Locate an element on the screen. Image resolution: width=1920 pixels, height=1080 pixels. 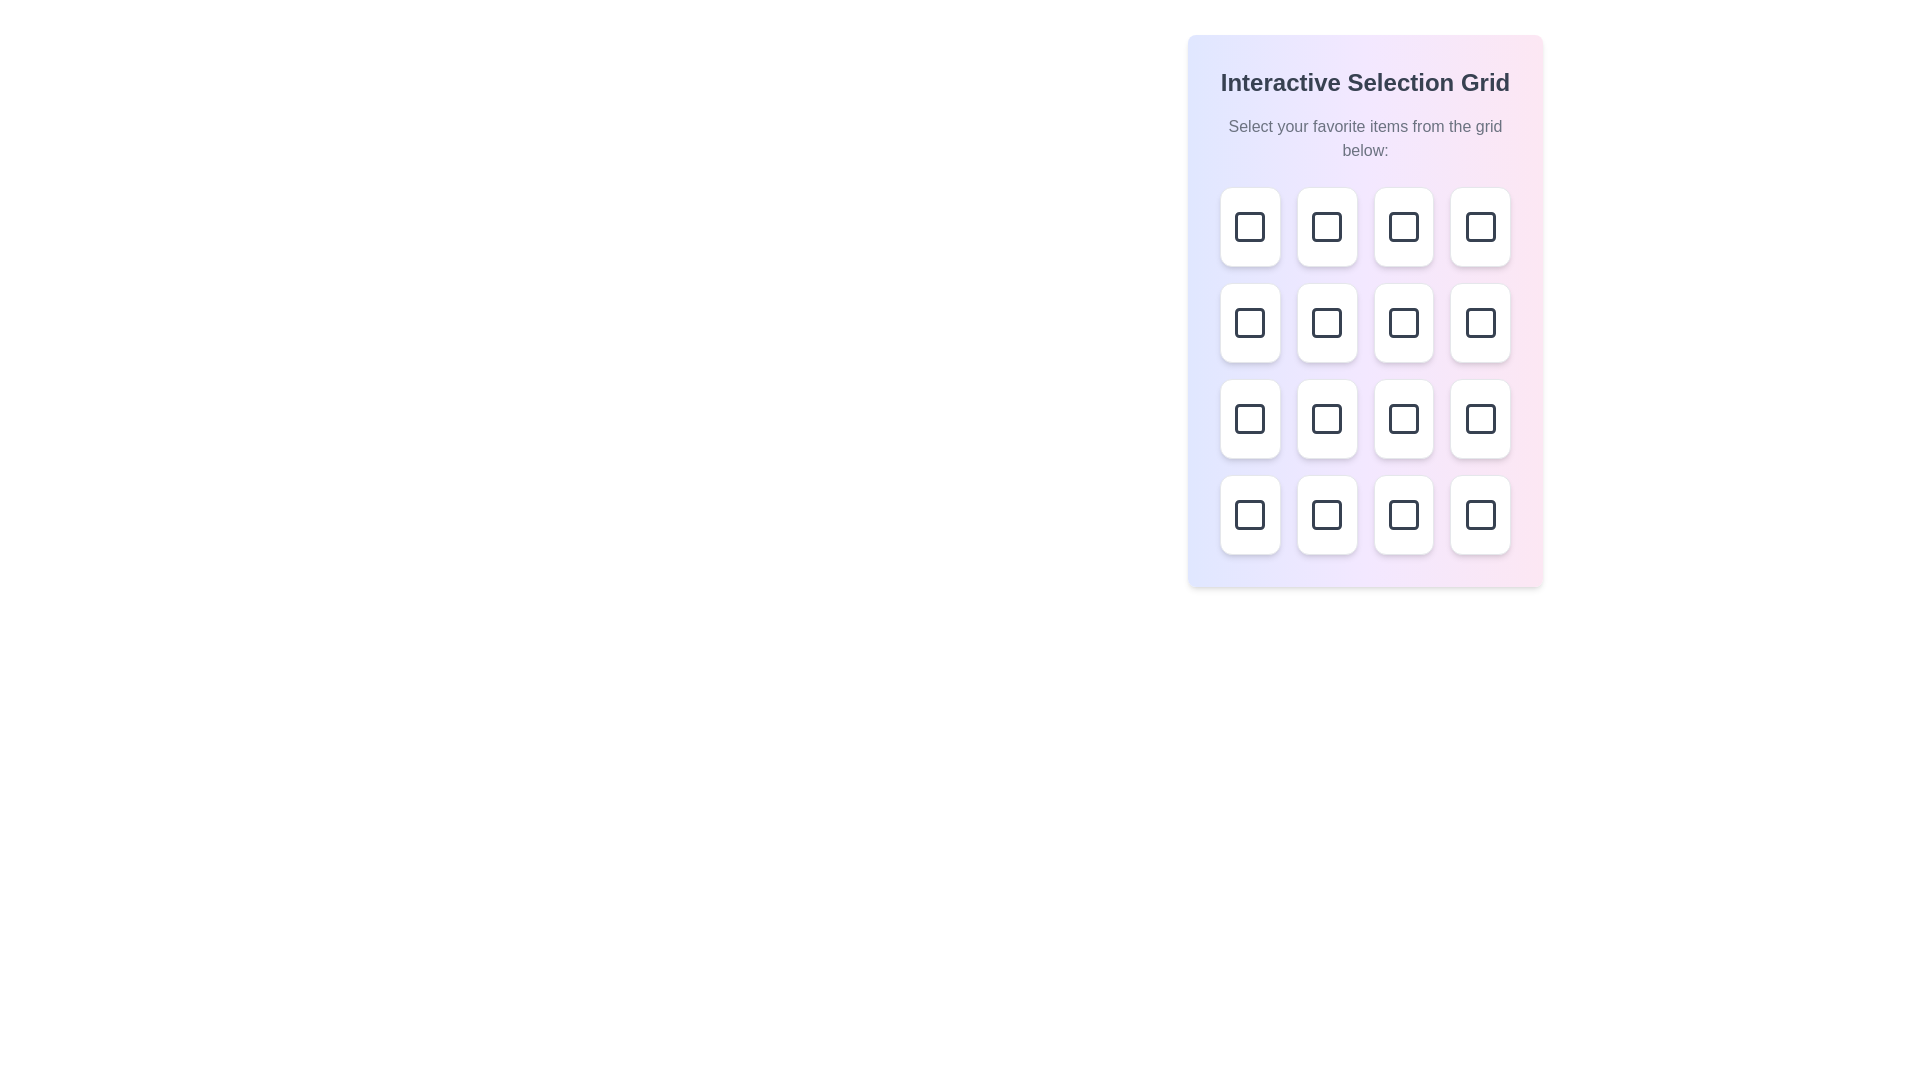
the graphical non-interactive SVG rectangle component located in the third row and second column of the grid is located at coordinates (1402, 322).